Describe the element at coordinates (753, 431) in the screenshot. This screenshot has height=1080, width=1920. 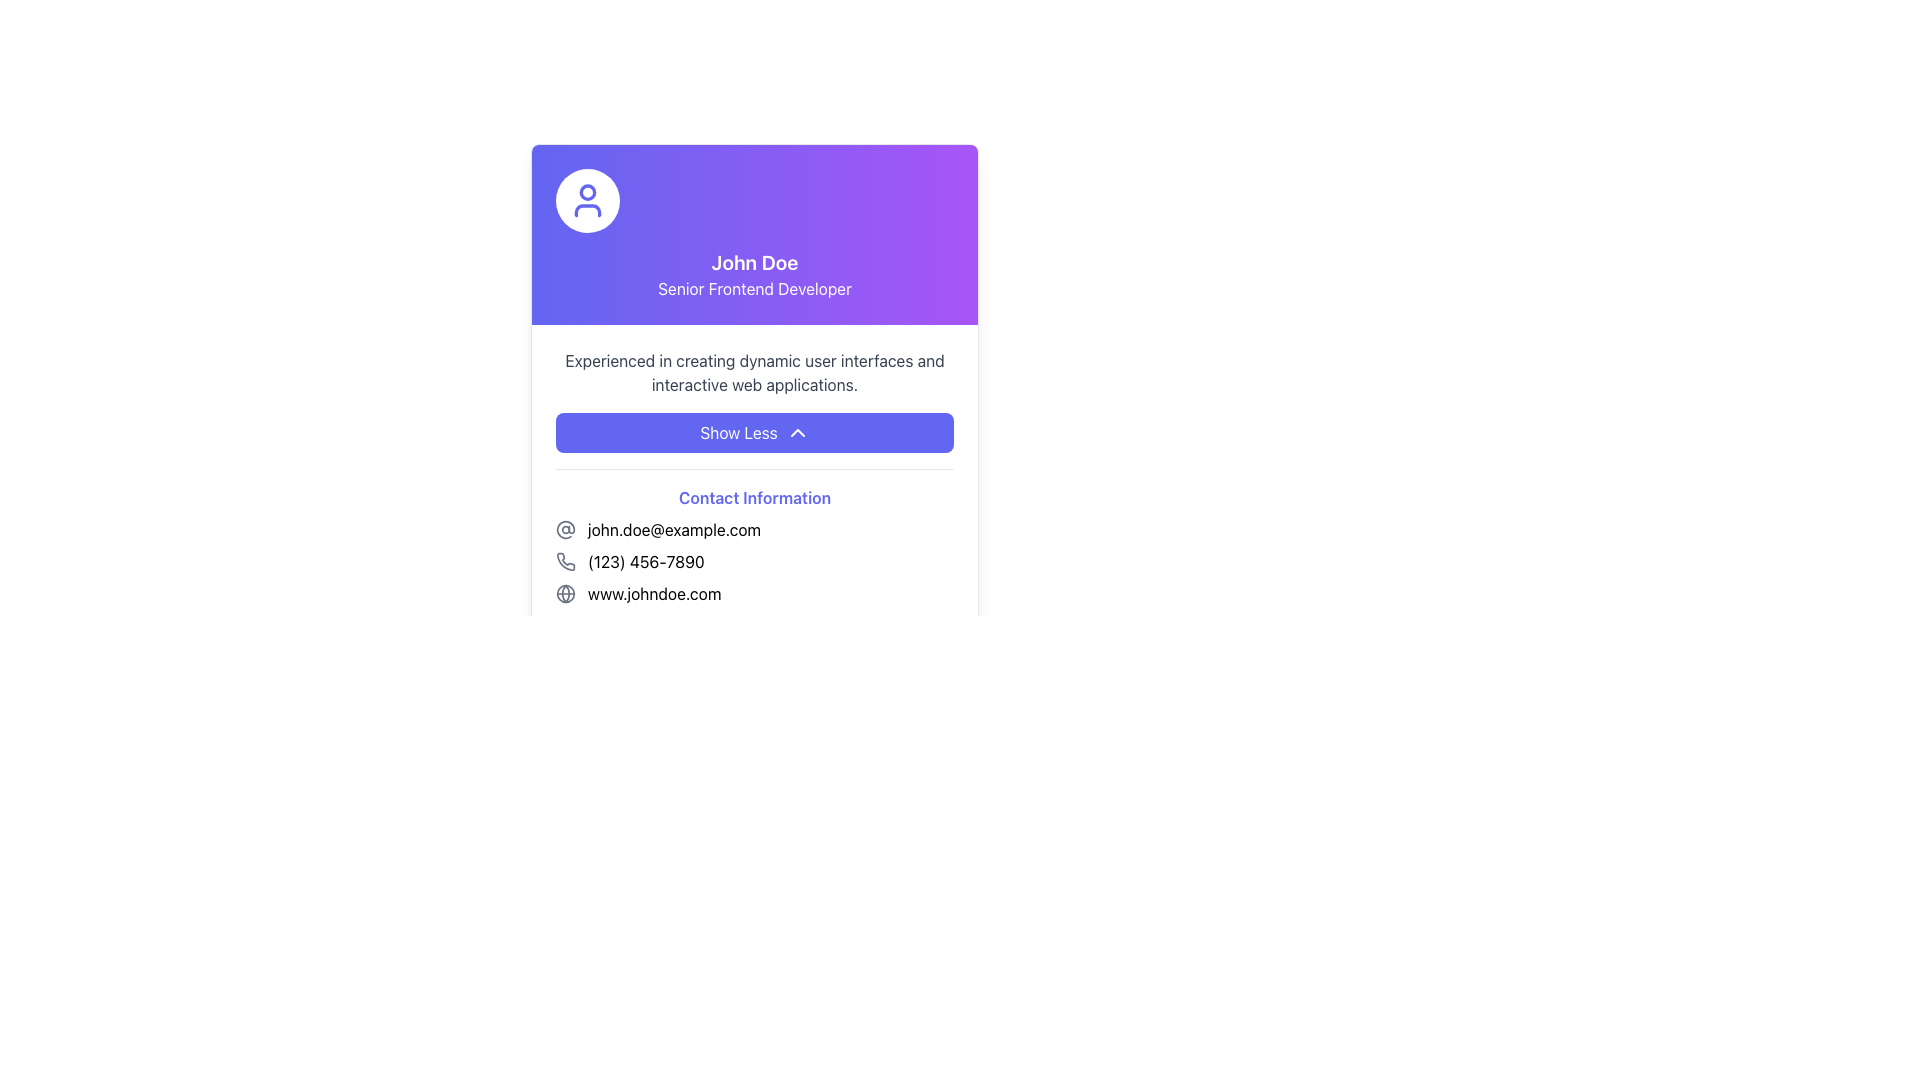
I see `the 'Show Less' button, which is a rectangular button with rounded corners, purple background, and white text, located just below the UI description and above the 'Contact Information' section` at that location.